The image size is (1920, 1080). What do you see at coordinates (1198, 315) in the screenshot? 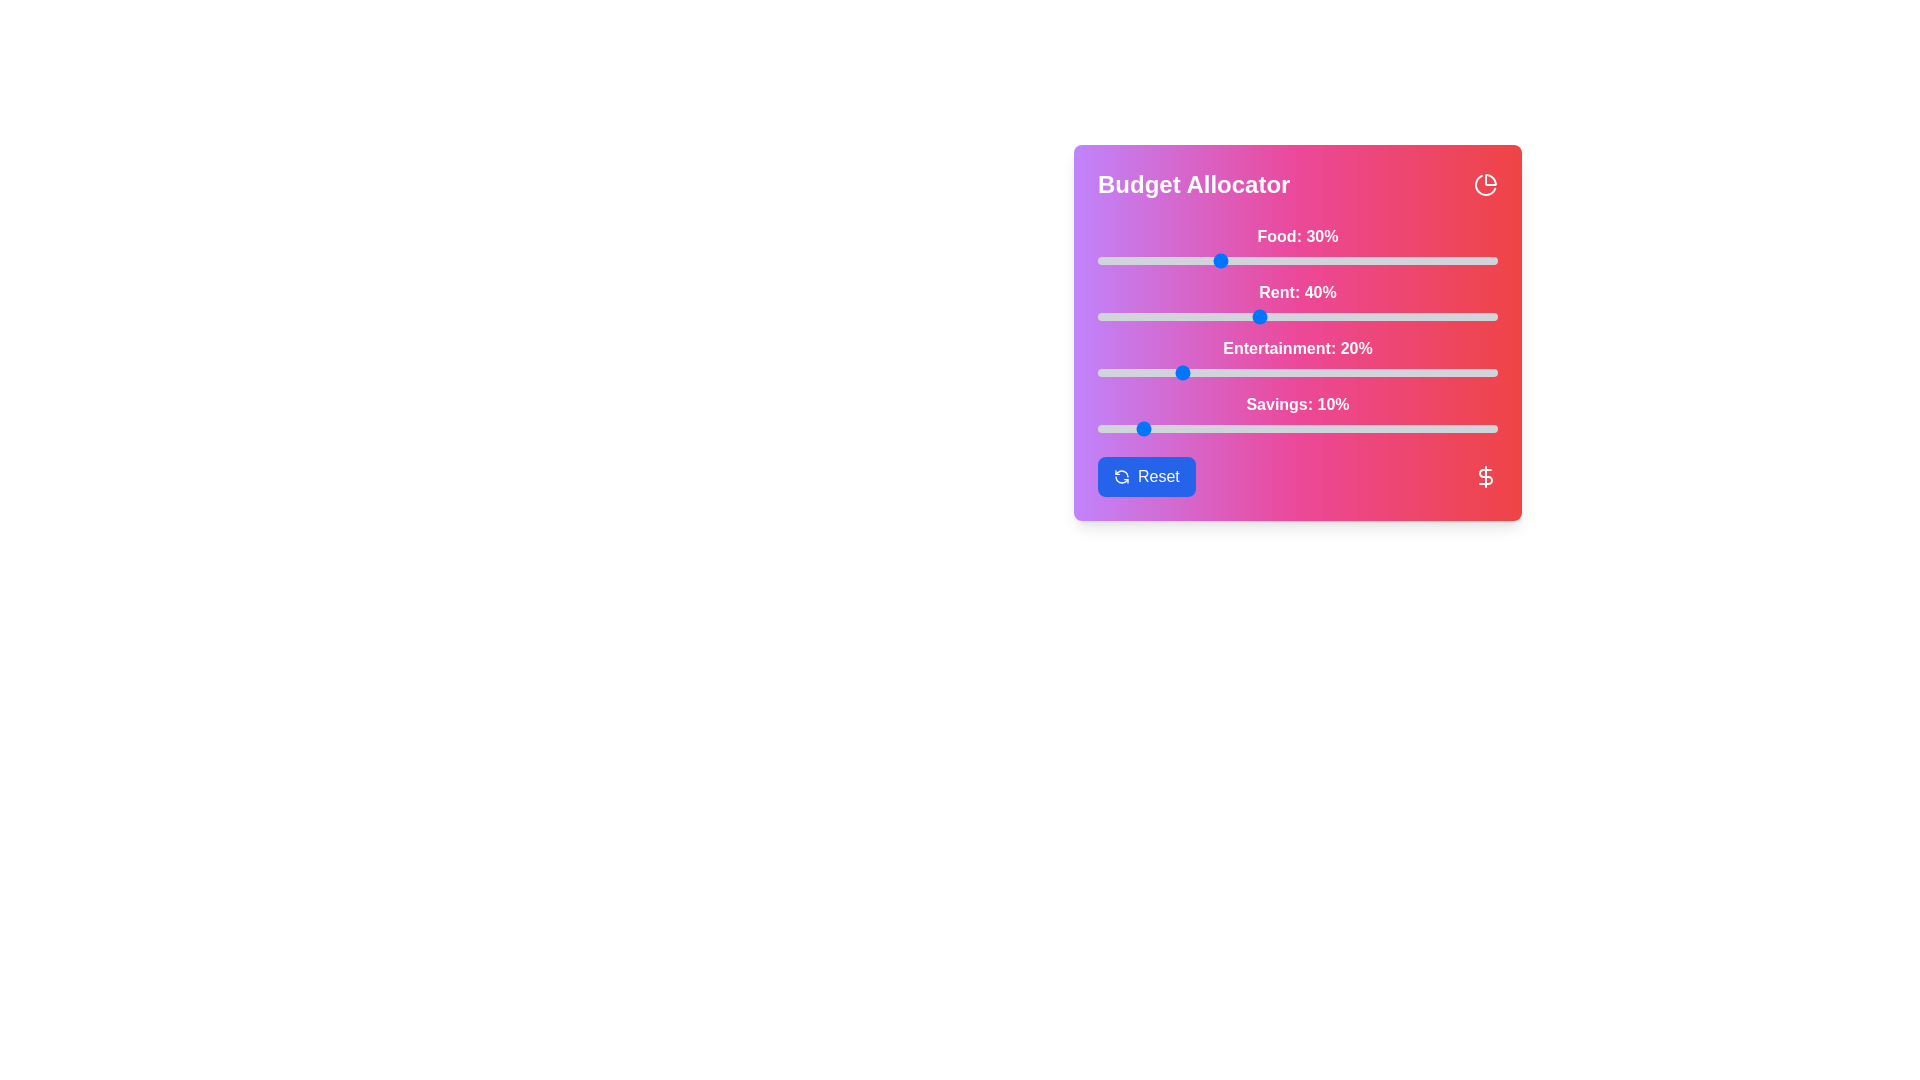
I see `the rent allocation` at bounding box center [1198, 315].